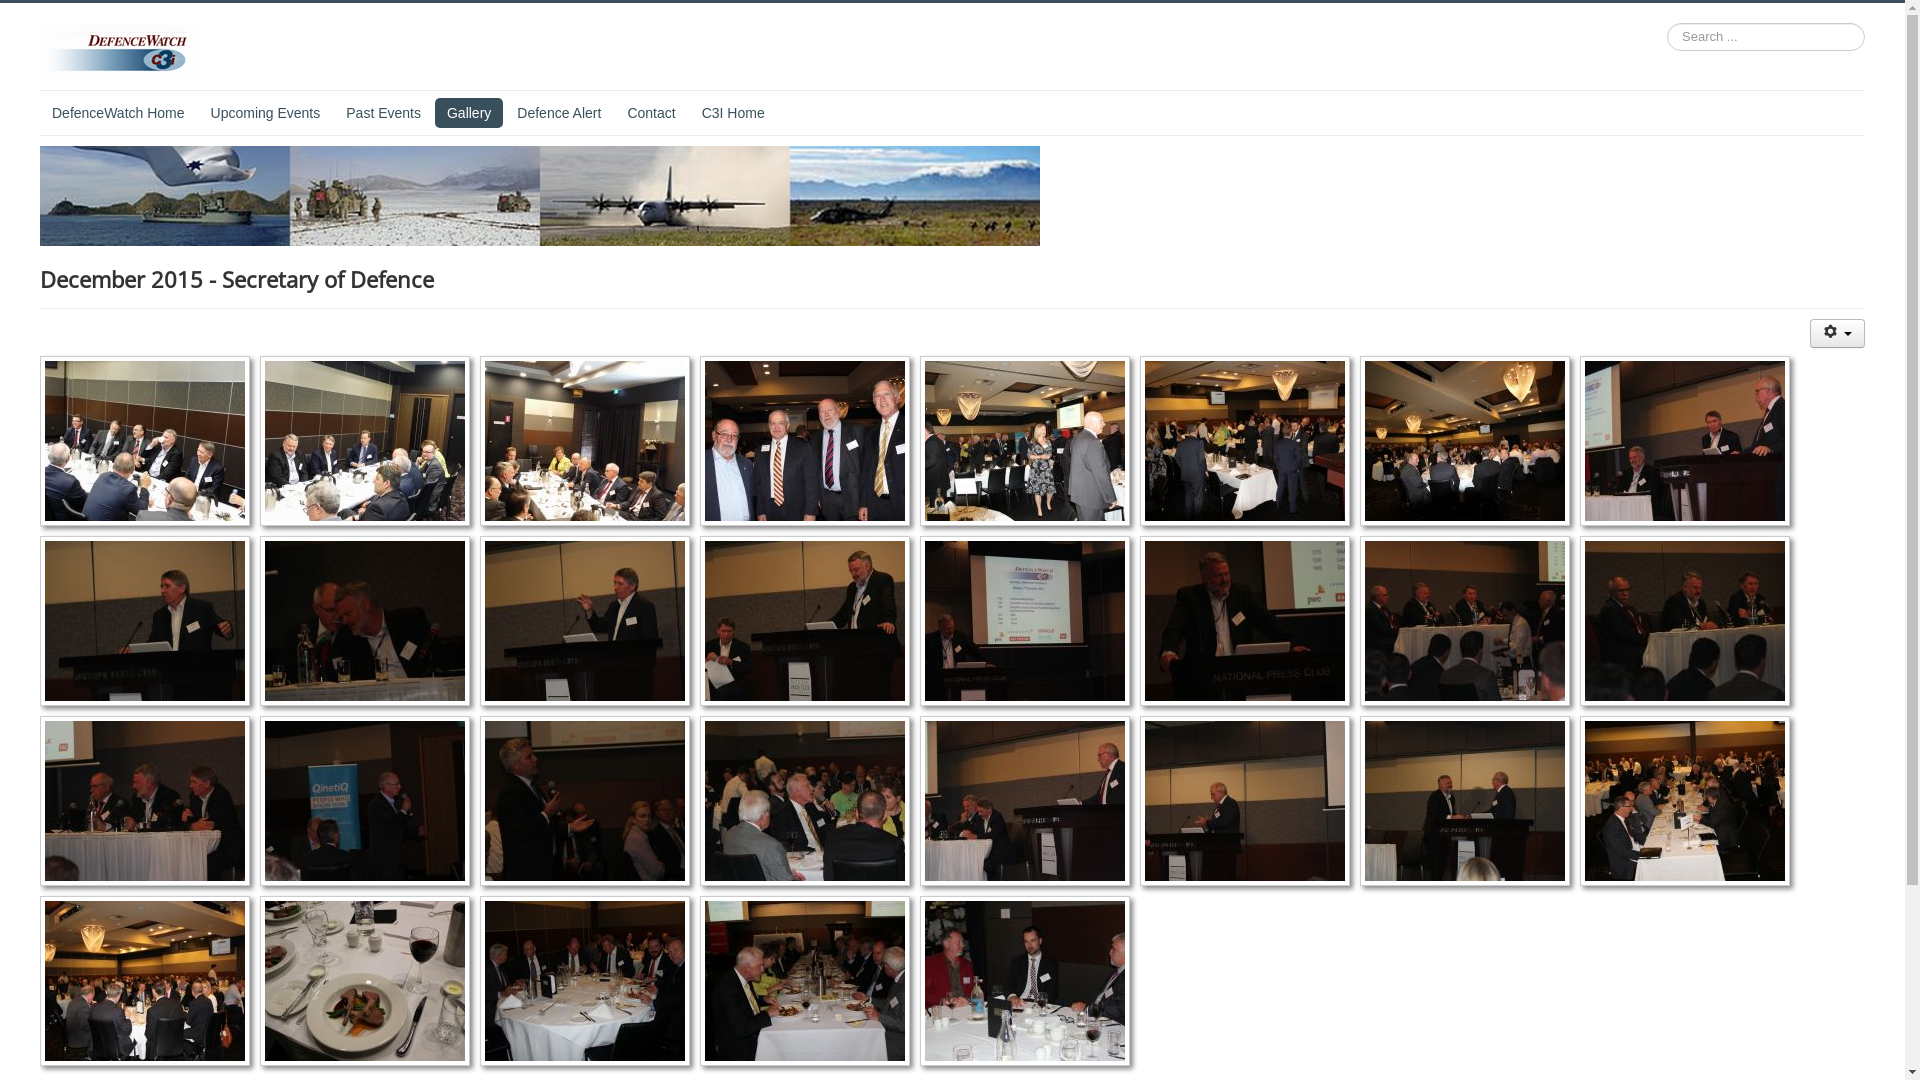 Image resolution: width=1920 pixels, height=1080 pixels. Describe the element at coordinates (117, 112) in the screenshot. I see `'DefenceWatch Home'` at that location.